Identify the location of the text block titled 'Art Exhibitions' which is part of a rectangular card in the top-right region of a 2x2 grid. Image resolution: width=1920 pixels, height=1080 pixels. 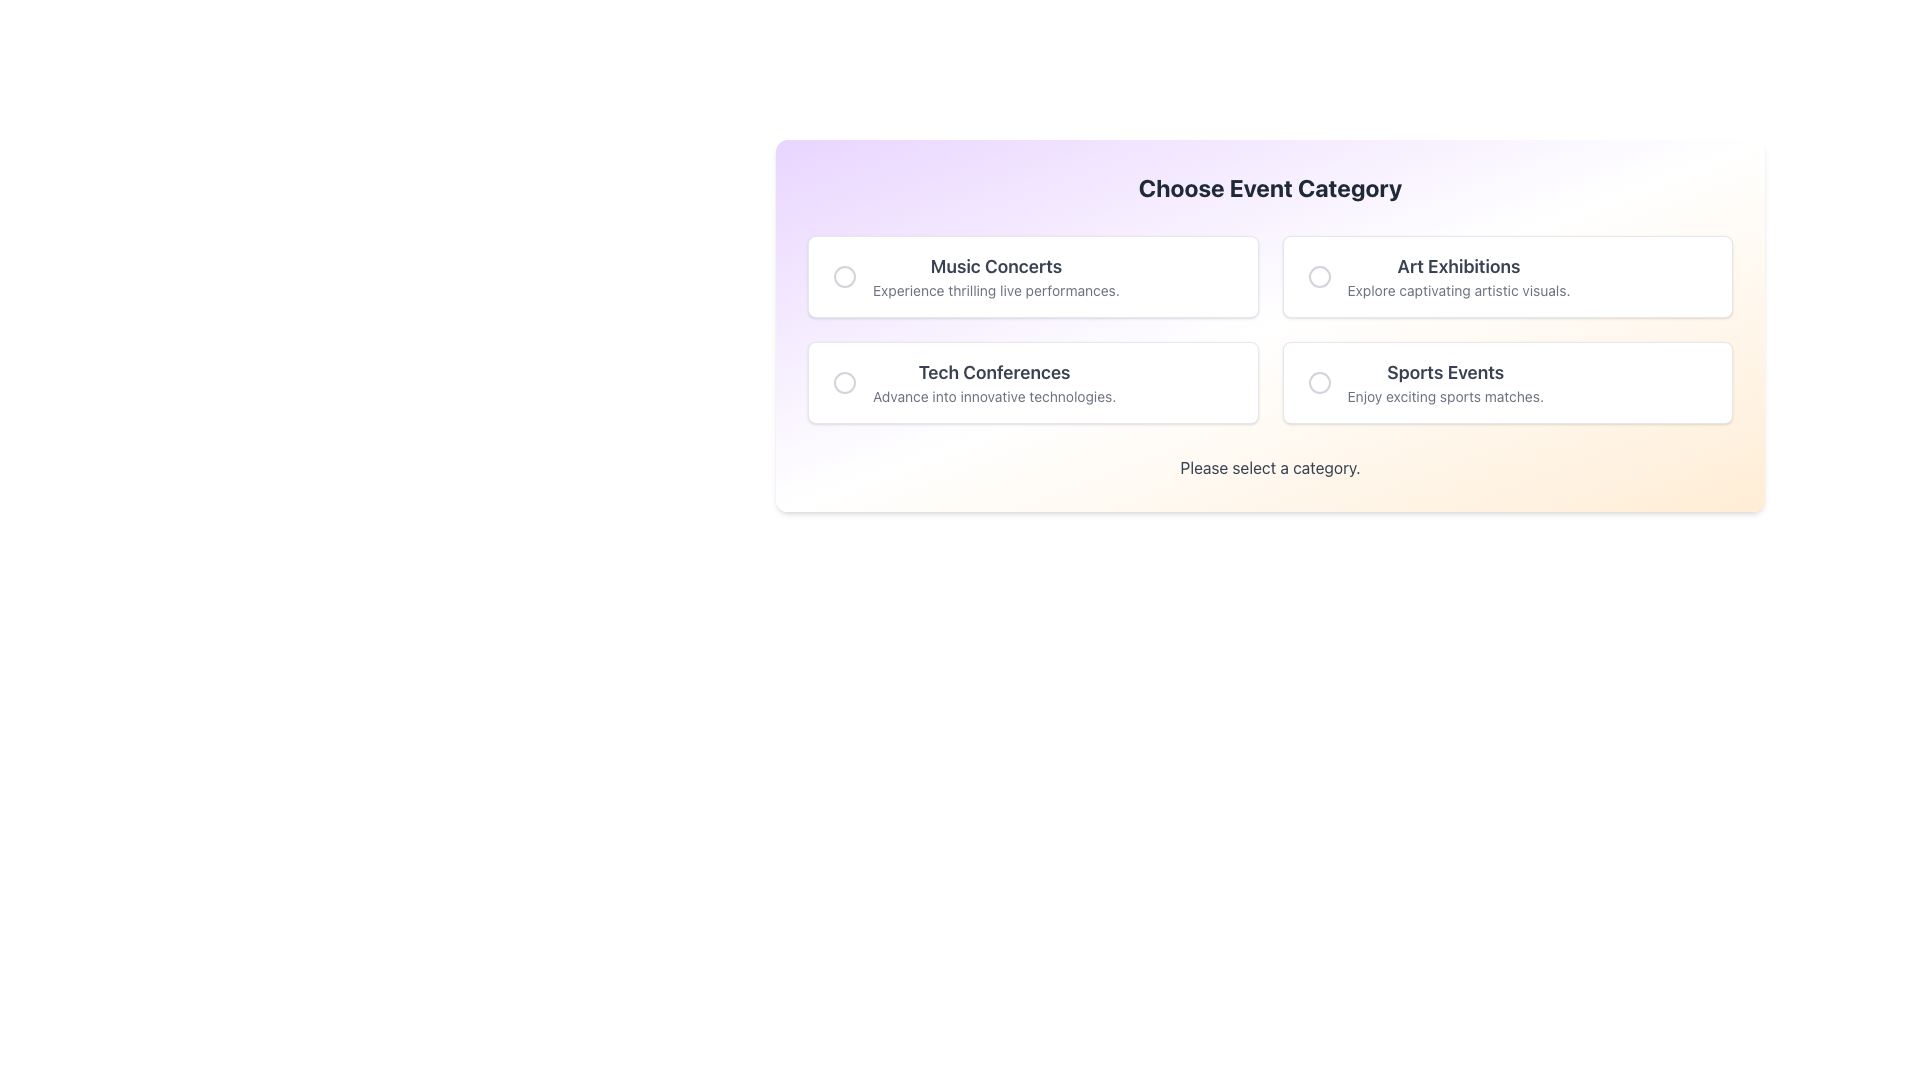
(1459, 277).